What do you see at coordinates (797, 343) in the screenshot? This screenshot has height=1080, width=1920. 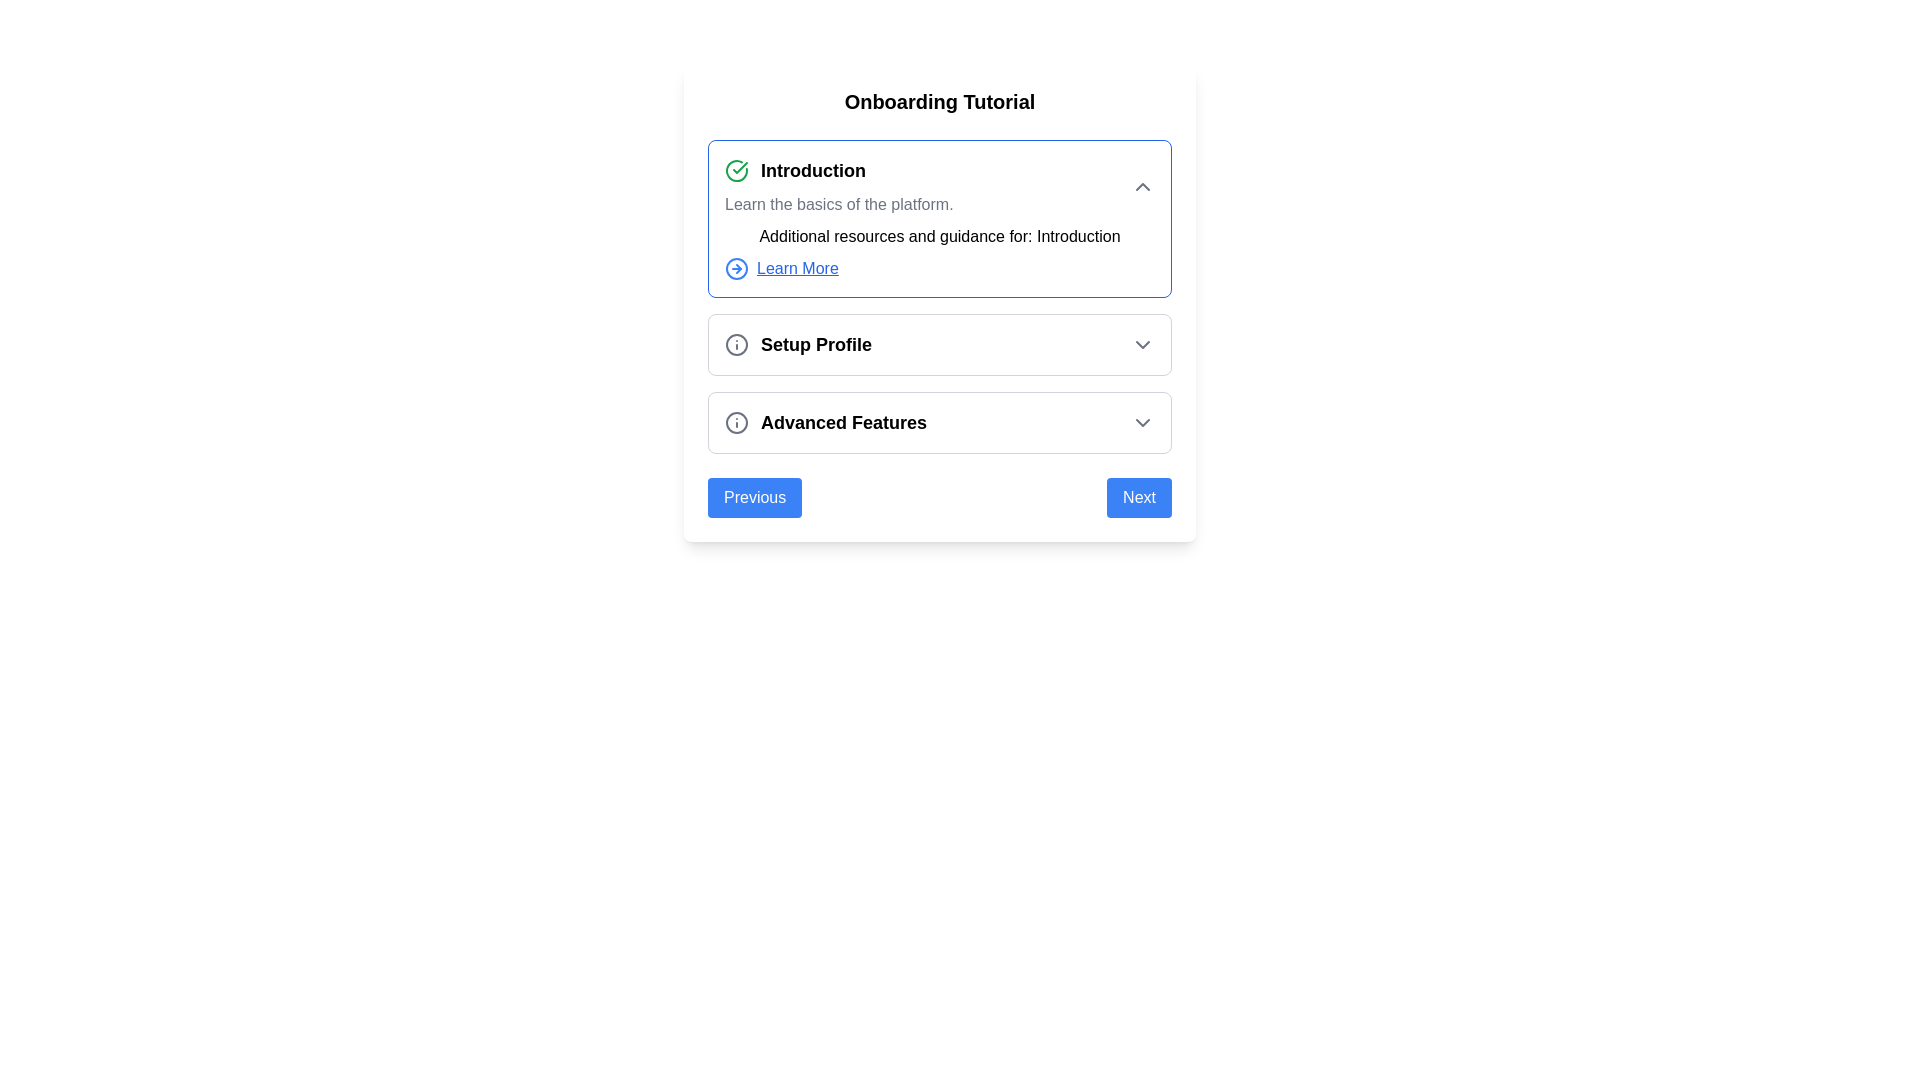 I see `the 'Setup Profile' text and icon combination element located in the onboarding tutorial interface, positioned within the second section of the UI card` at bounding box center [797, 343].